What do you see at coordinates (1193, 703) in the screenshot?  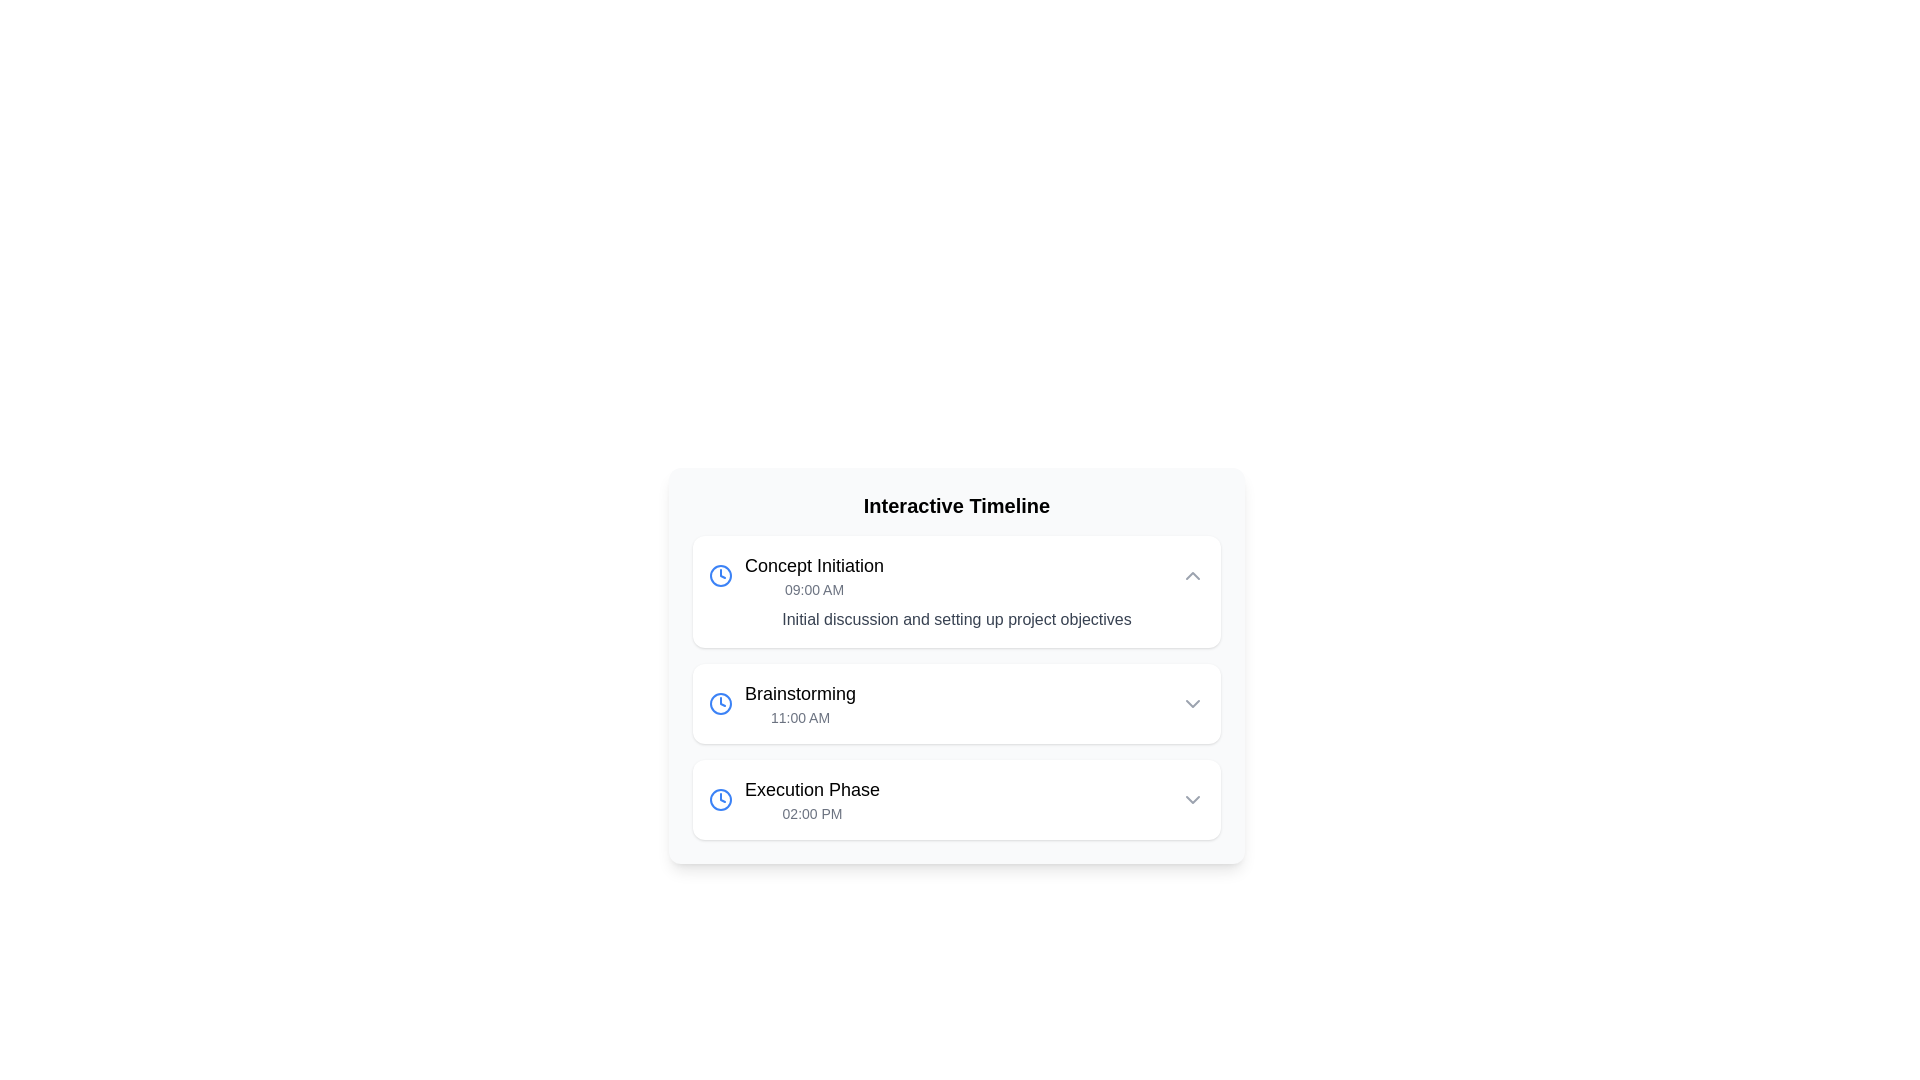 I see `the downward-pointing chevron icon located in the 'Brainstorming 11:00 AM' section of the timeline` at bounding box center [1193, 703].